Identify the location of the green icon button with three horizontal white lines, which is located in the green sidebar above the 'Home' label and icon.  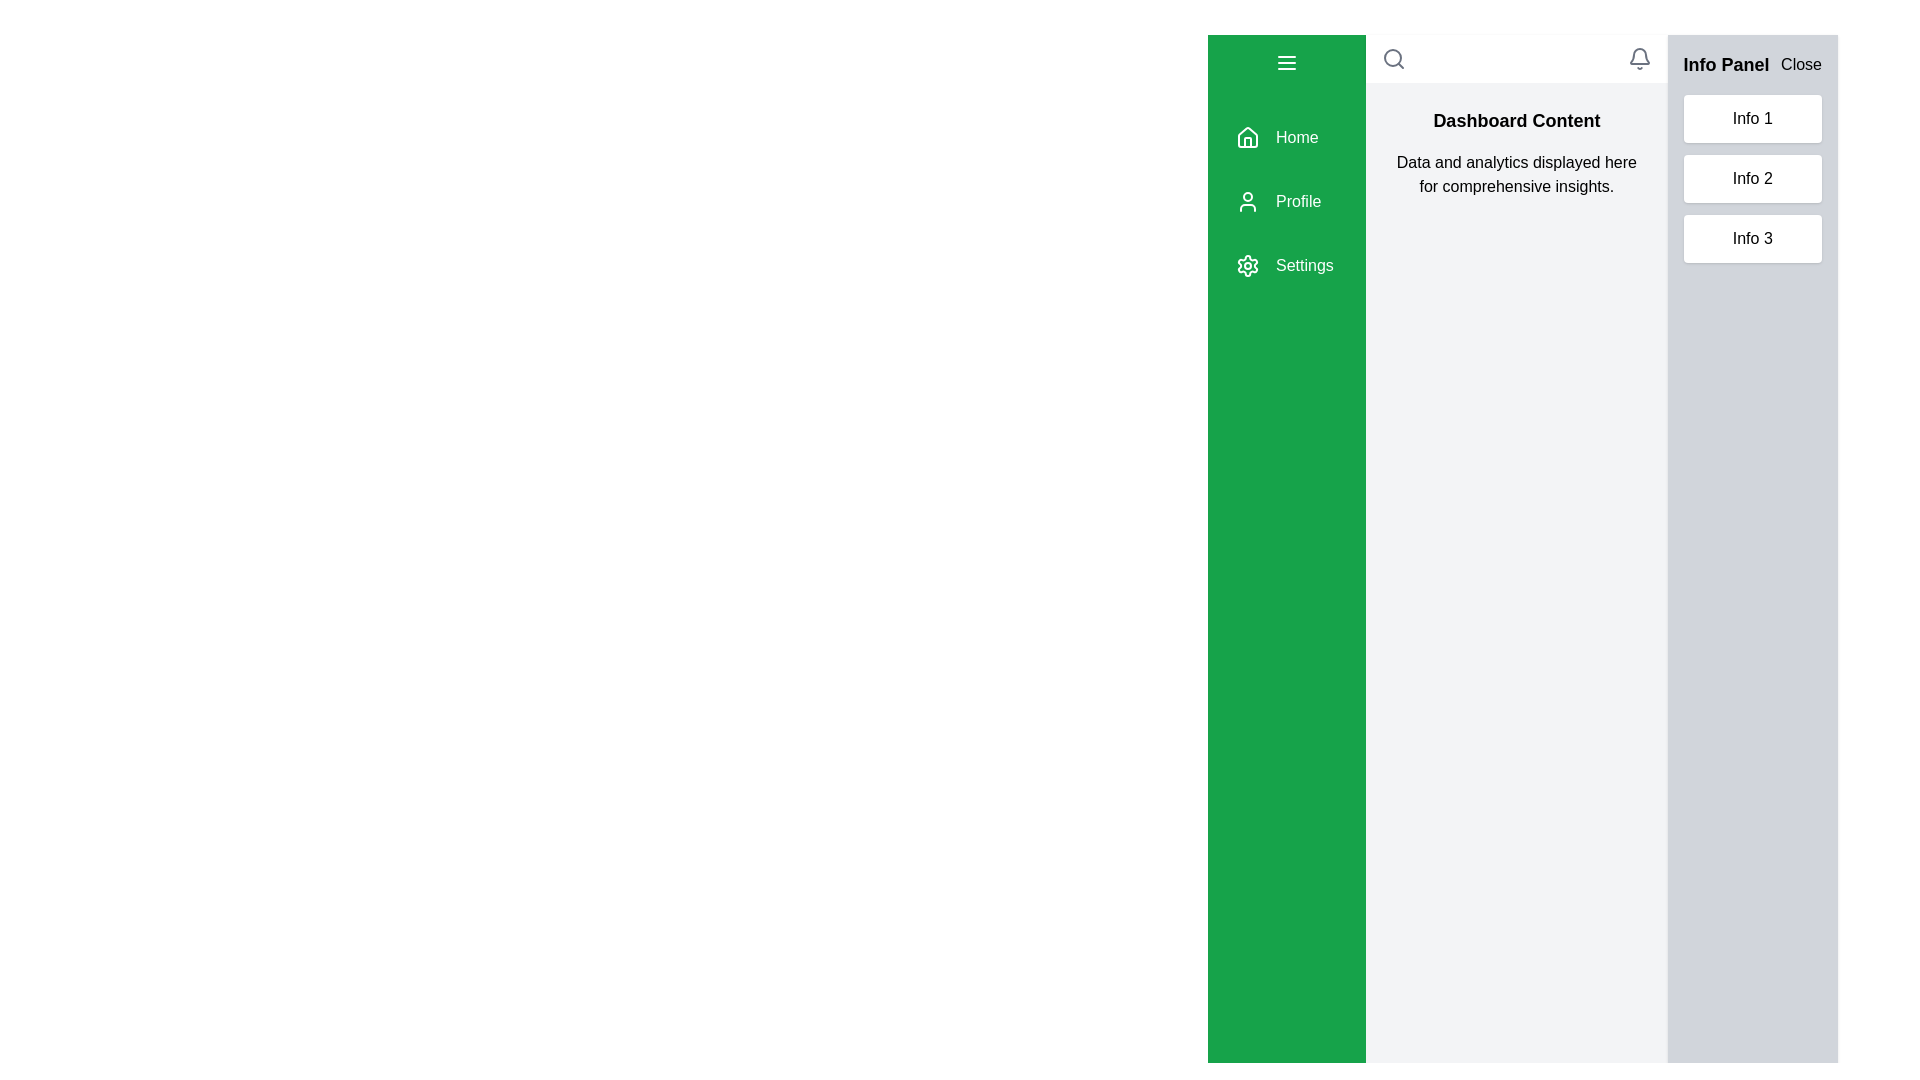
(1287, 65).